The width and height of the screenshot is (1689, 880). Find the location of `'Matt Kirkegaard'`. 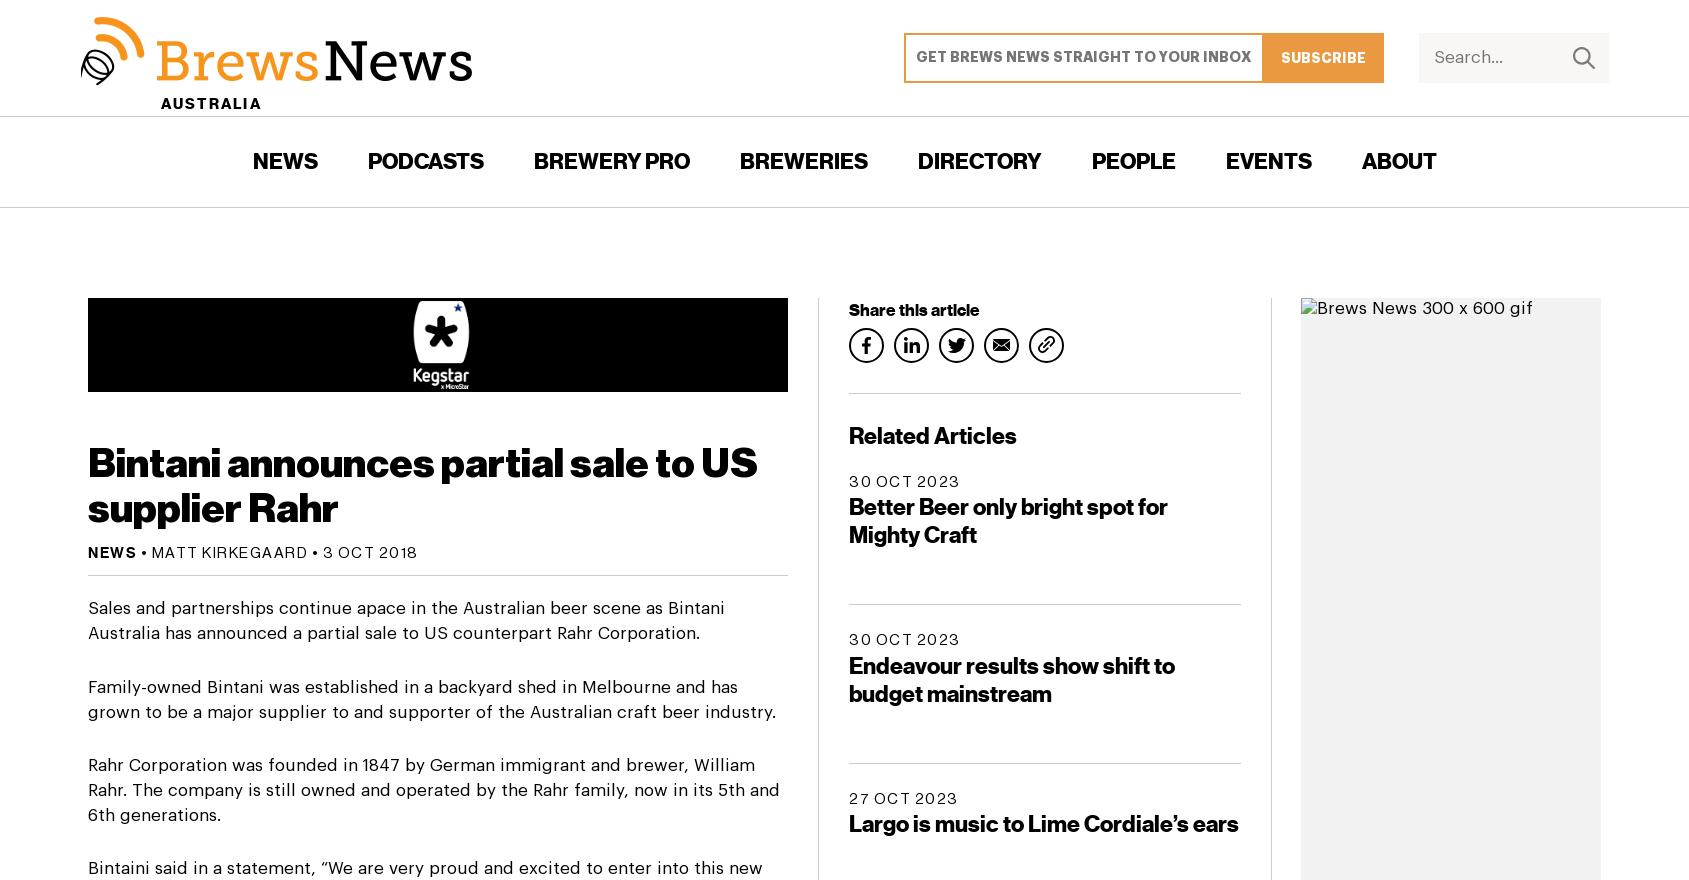

'Matt Kirkegaard' is located at coordinates (228, 552).